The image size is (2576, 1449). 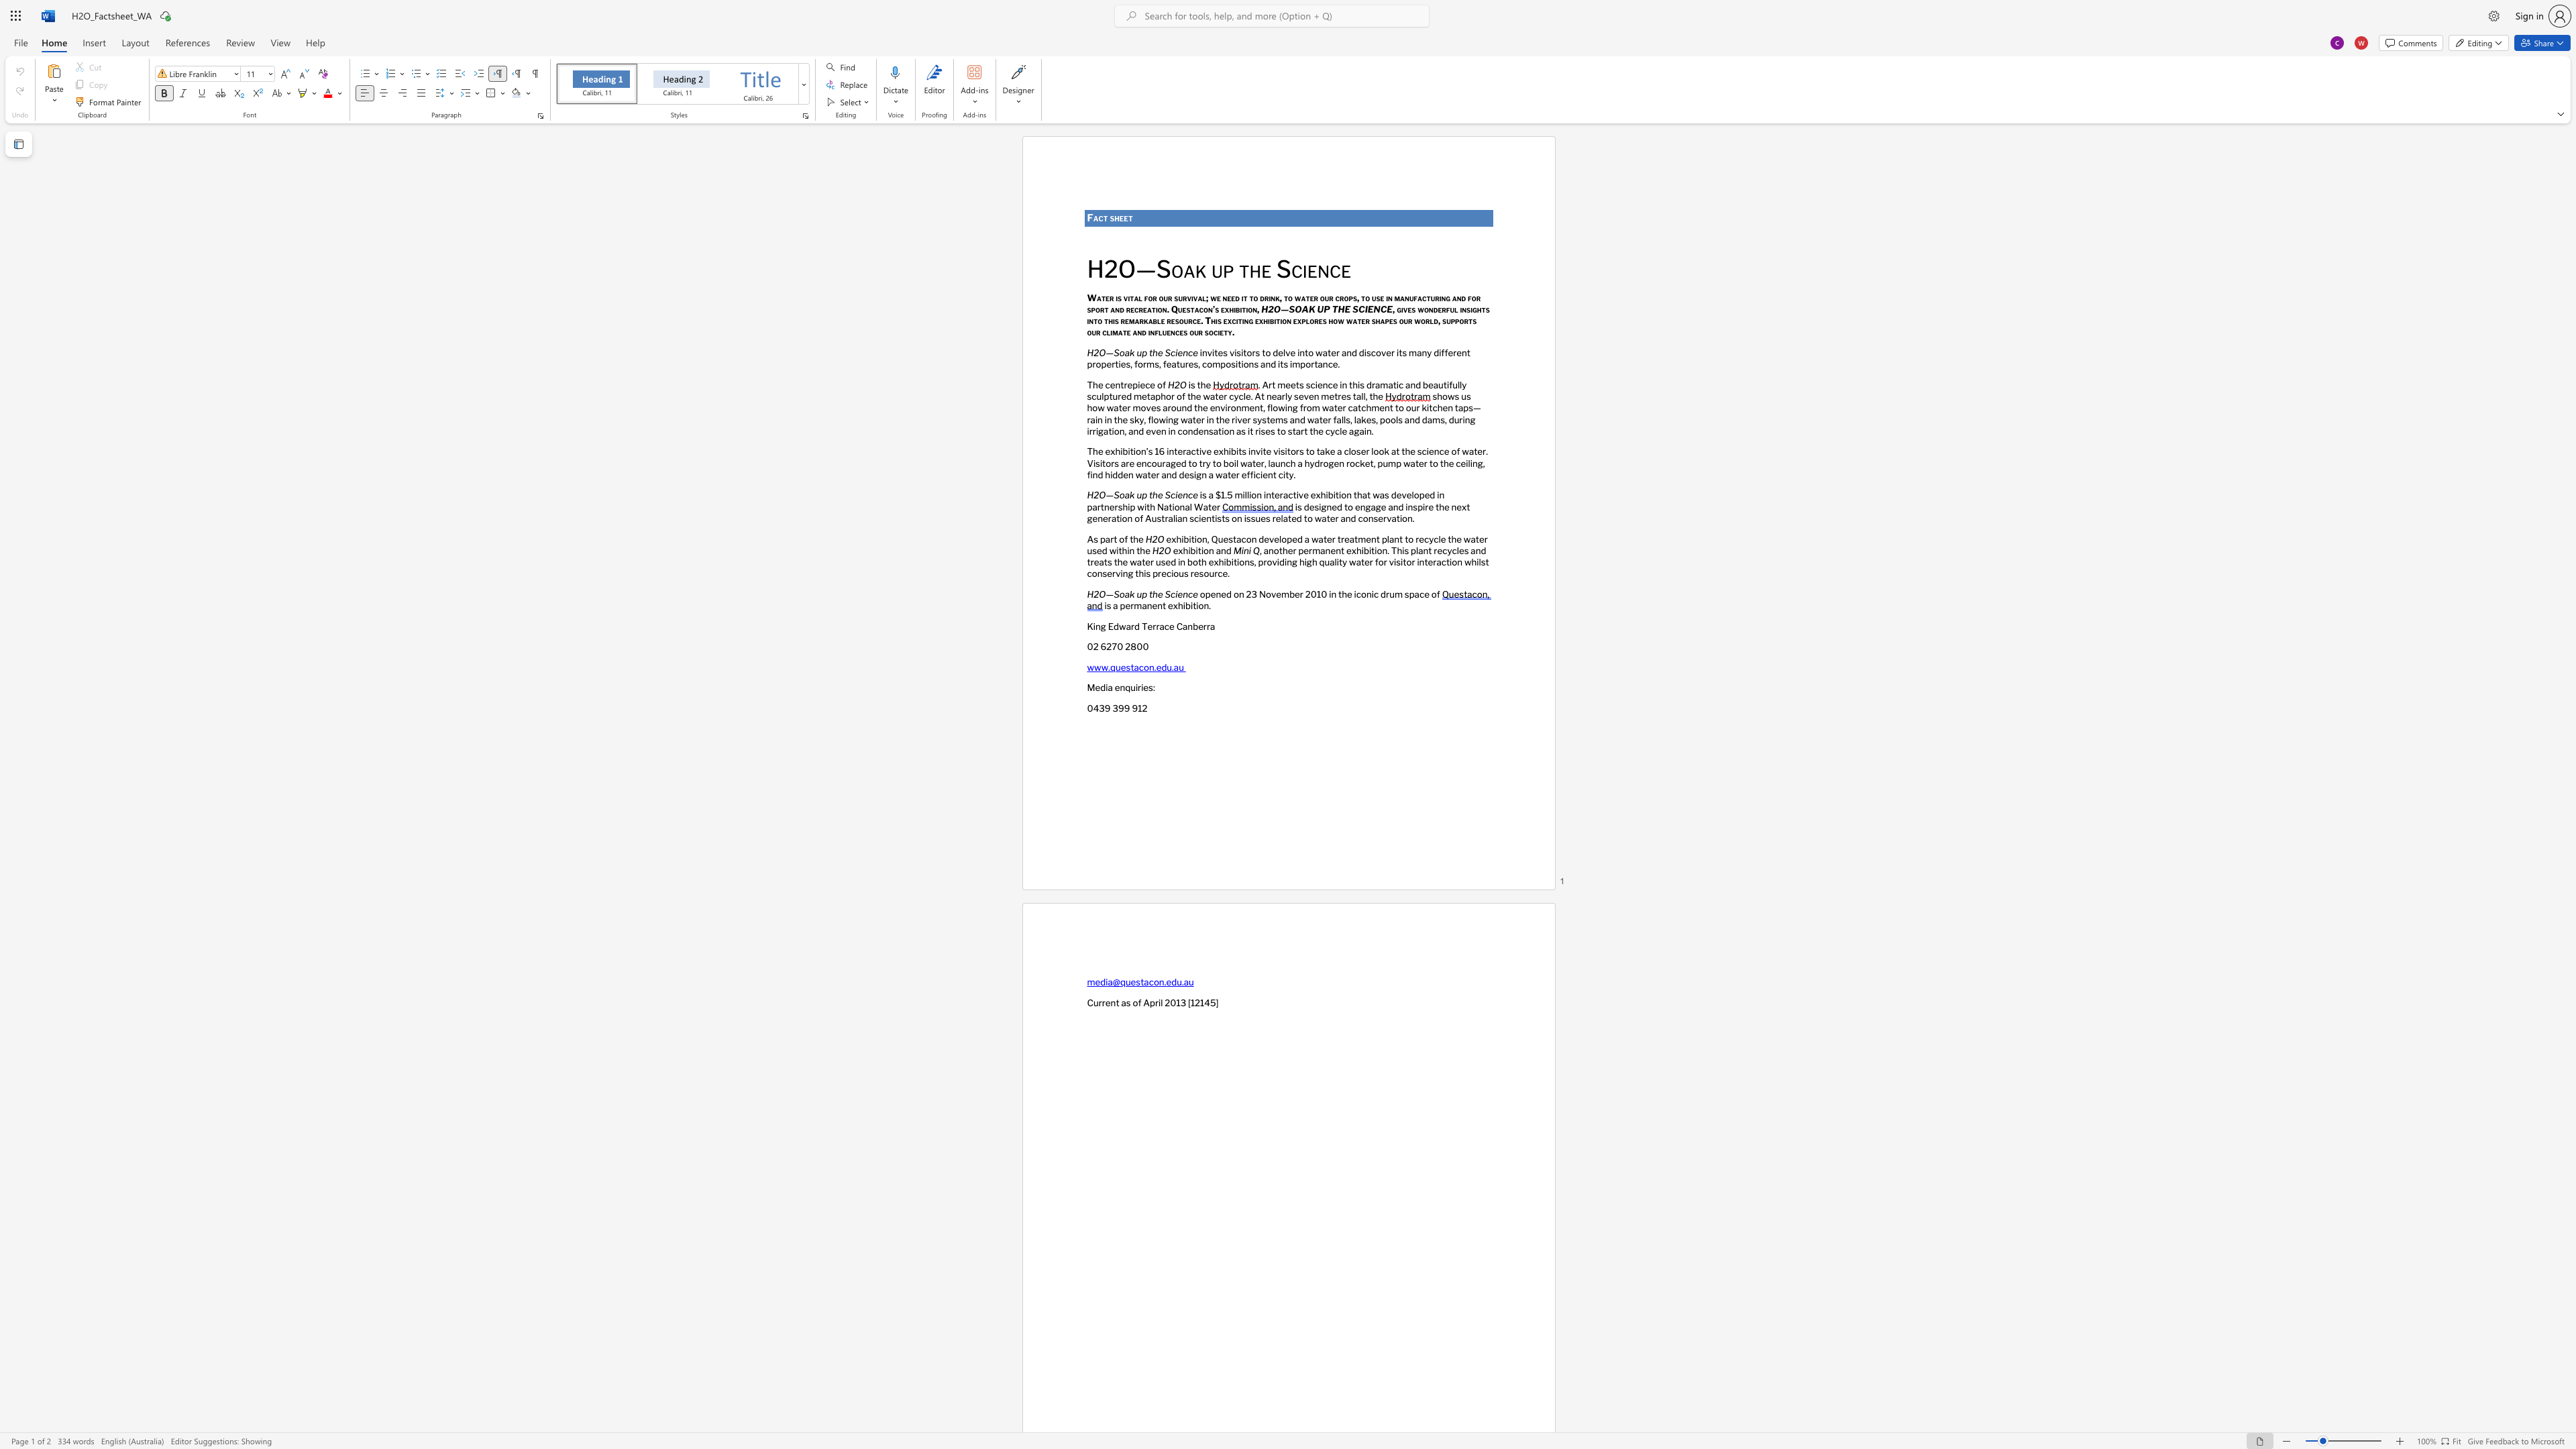 What do you see at coordinates (1141, 592) in the screenshot?
I see `the subset text "p the Scie" within the text "H2O—Soak up the Science"` at bounding box center [1141, 592].